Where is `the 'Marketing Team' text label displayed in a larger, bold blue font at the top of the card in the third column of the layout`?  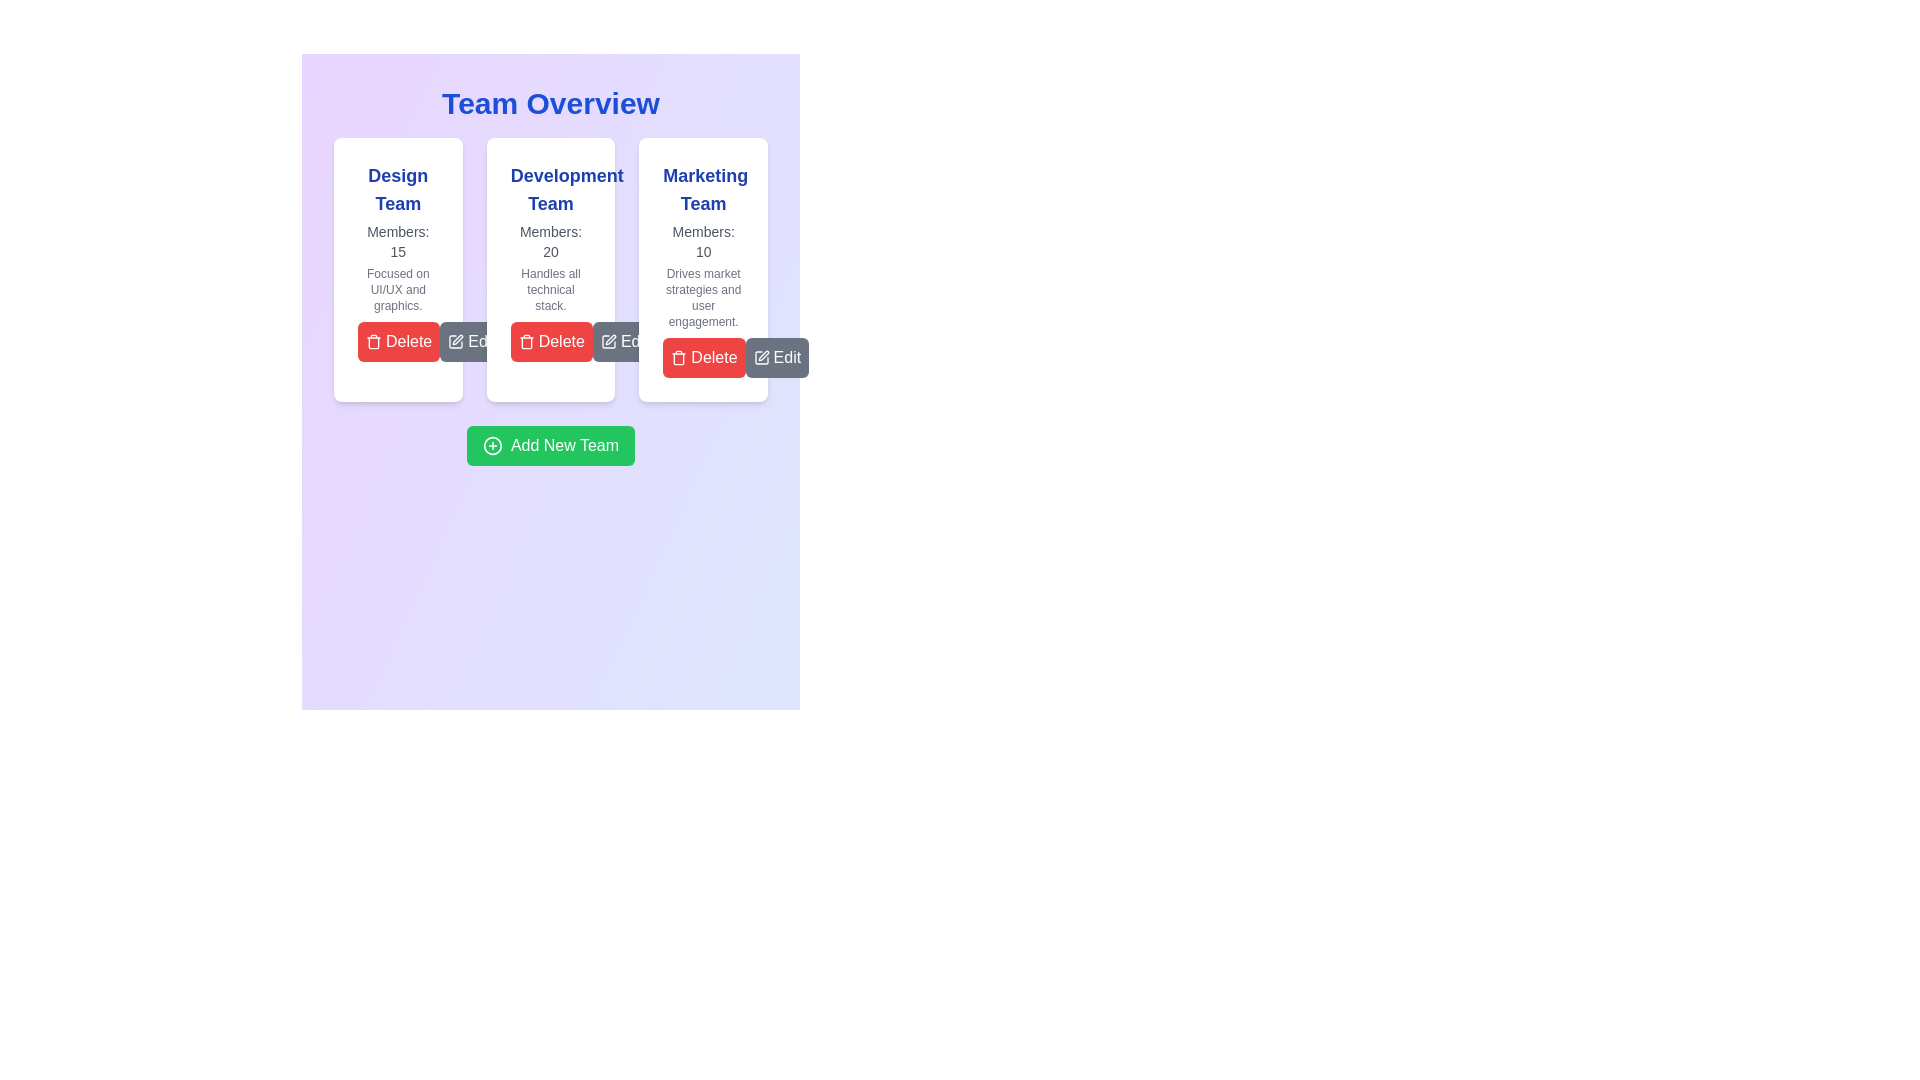 the 'Marketing Team' text label displayed in a larger, bold blue font at the top of the card in the third column of the layout is located at coordinates (703, 189).